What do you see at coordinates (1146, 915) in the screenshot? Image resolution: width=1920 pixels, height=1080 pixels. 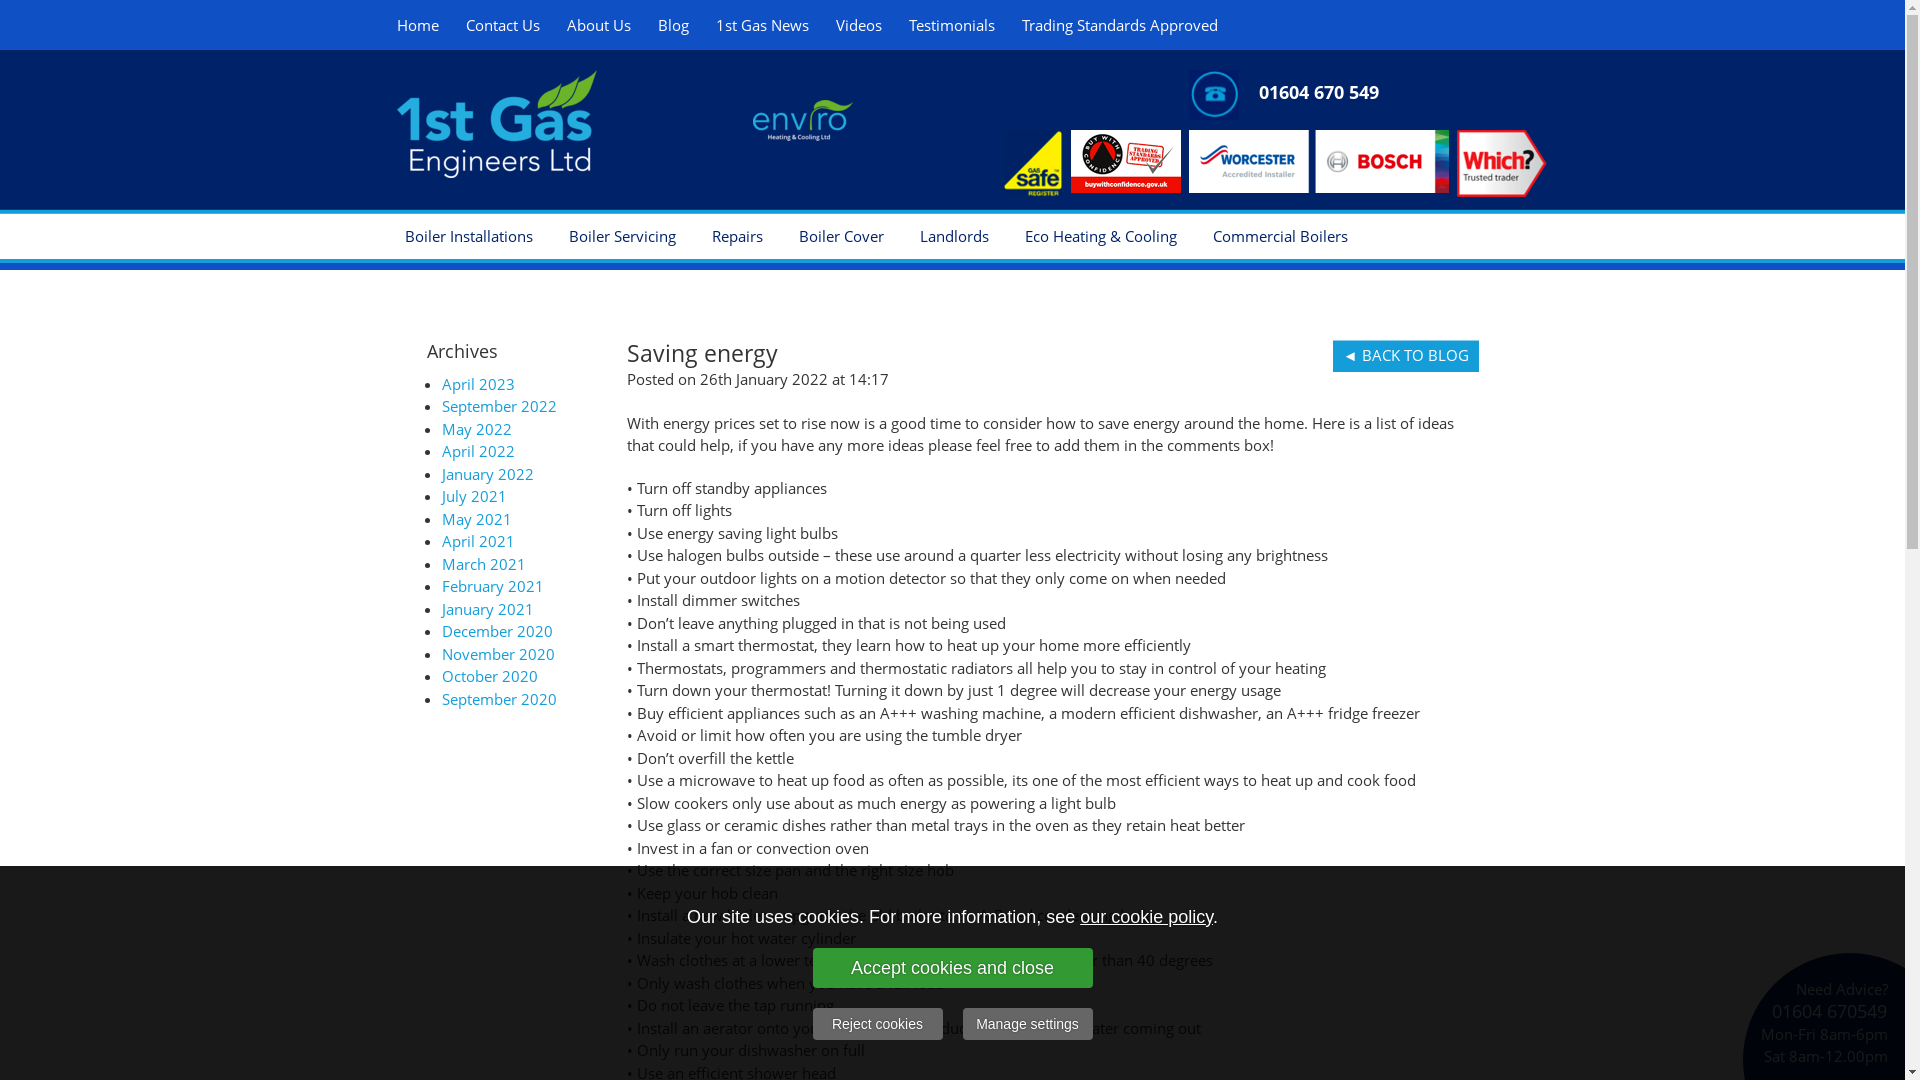 I see `'our cookie policy'` at bounding box center [1146, 915].